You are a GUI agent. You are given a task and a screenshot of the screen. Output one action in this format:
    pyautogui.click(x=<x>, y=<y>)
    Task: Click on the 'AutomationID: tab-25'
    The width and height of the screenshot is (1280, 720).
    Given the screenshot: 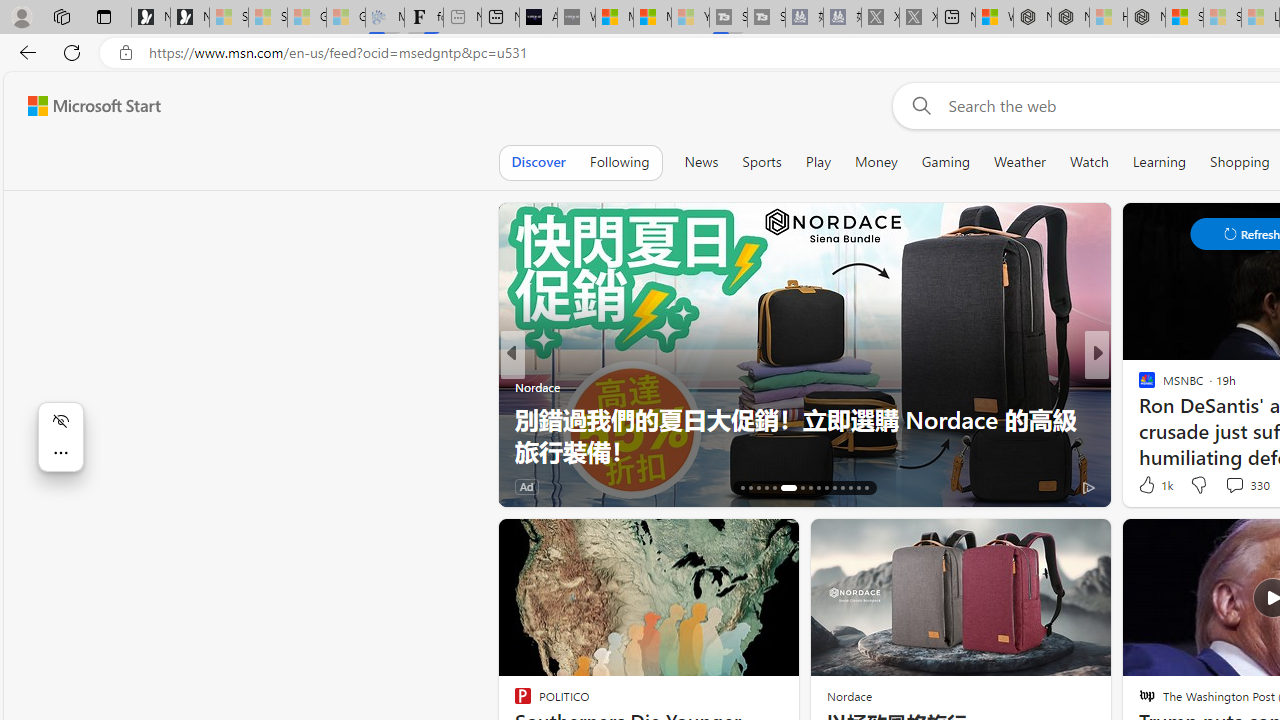 What is the action you would take?
    pyautogui.click(x=826, y=488)
    